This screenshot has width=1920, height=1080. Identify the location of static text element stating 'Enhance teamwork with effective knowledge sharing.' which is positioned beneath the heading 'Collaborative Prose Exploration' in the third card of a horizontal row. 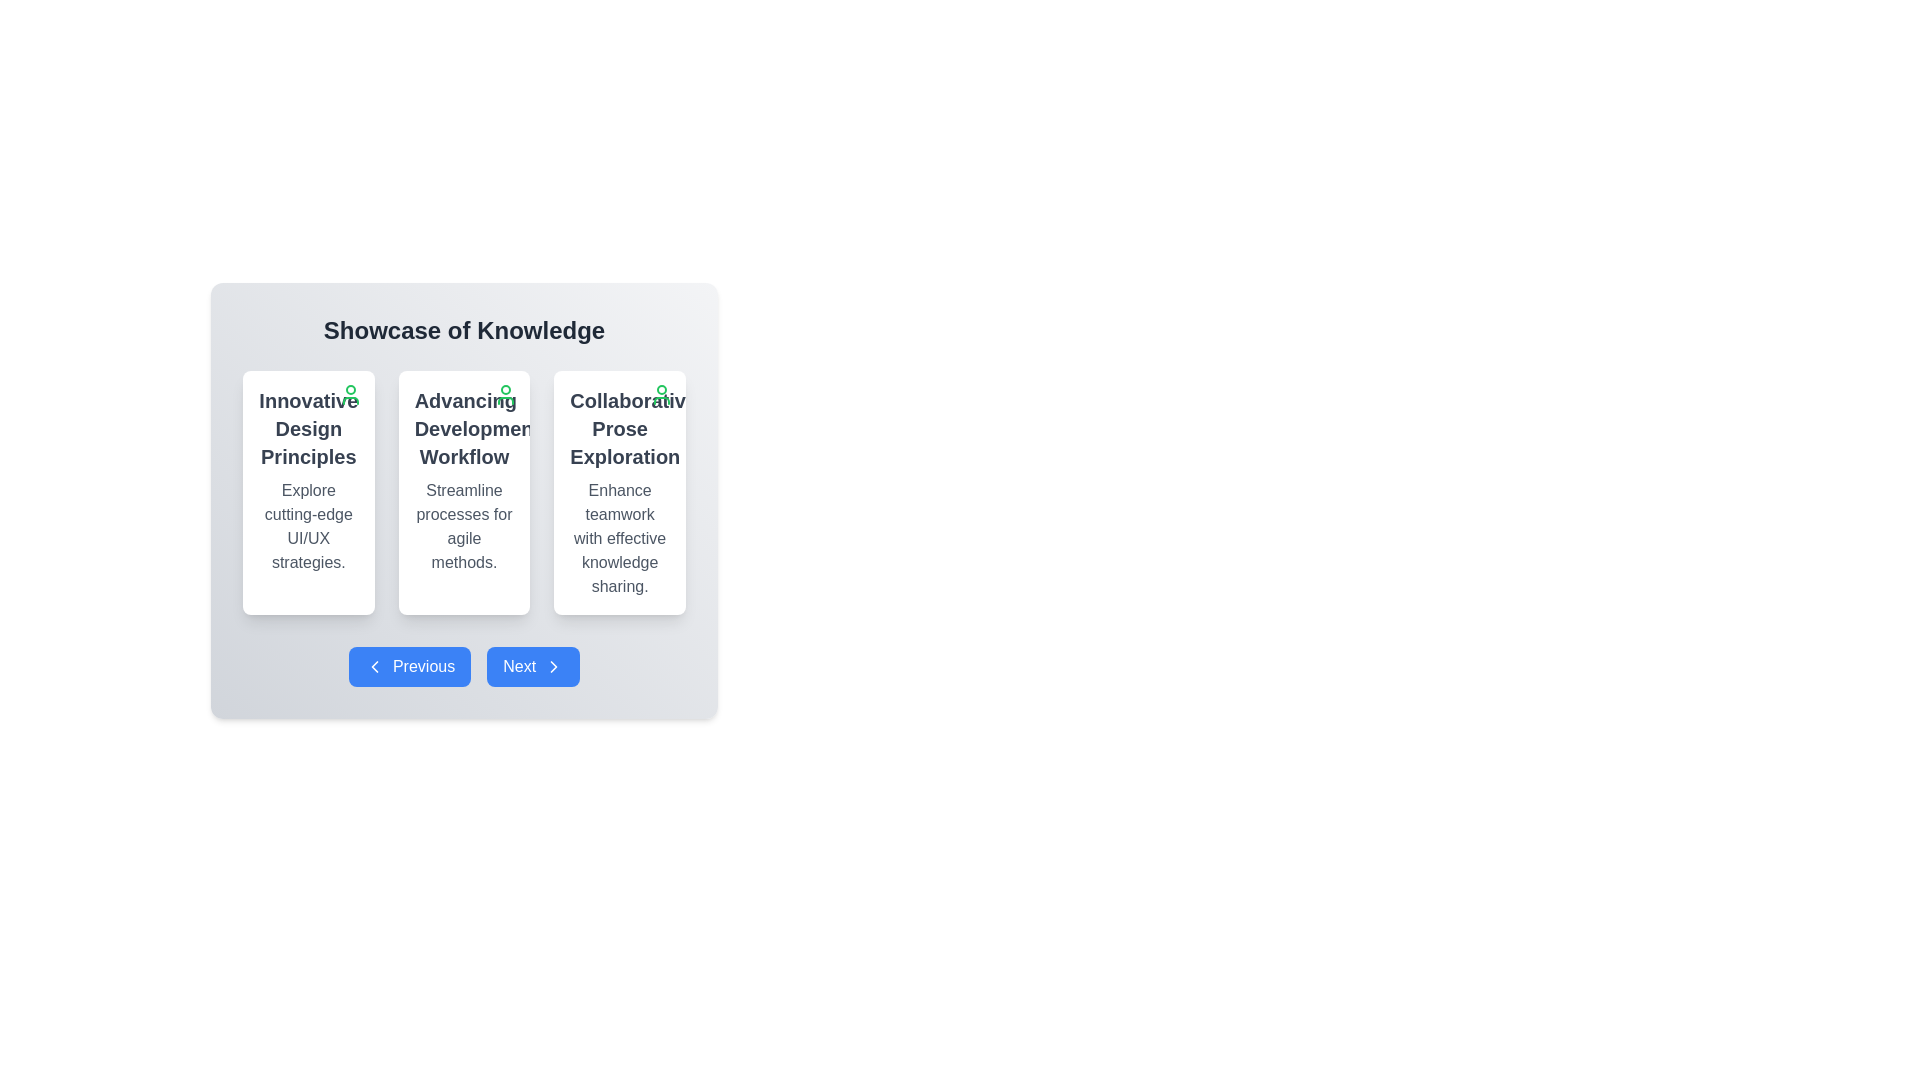
(619, 538).